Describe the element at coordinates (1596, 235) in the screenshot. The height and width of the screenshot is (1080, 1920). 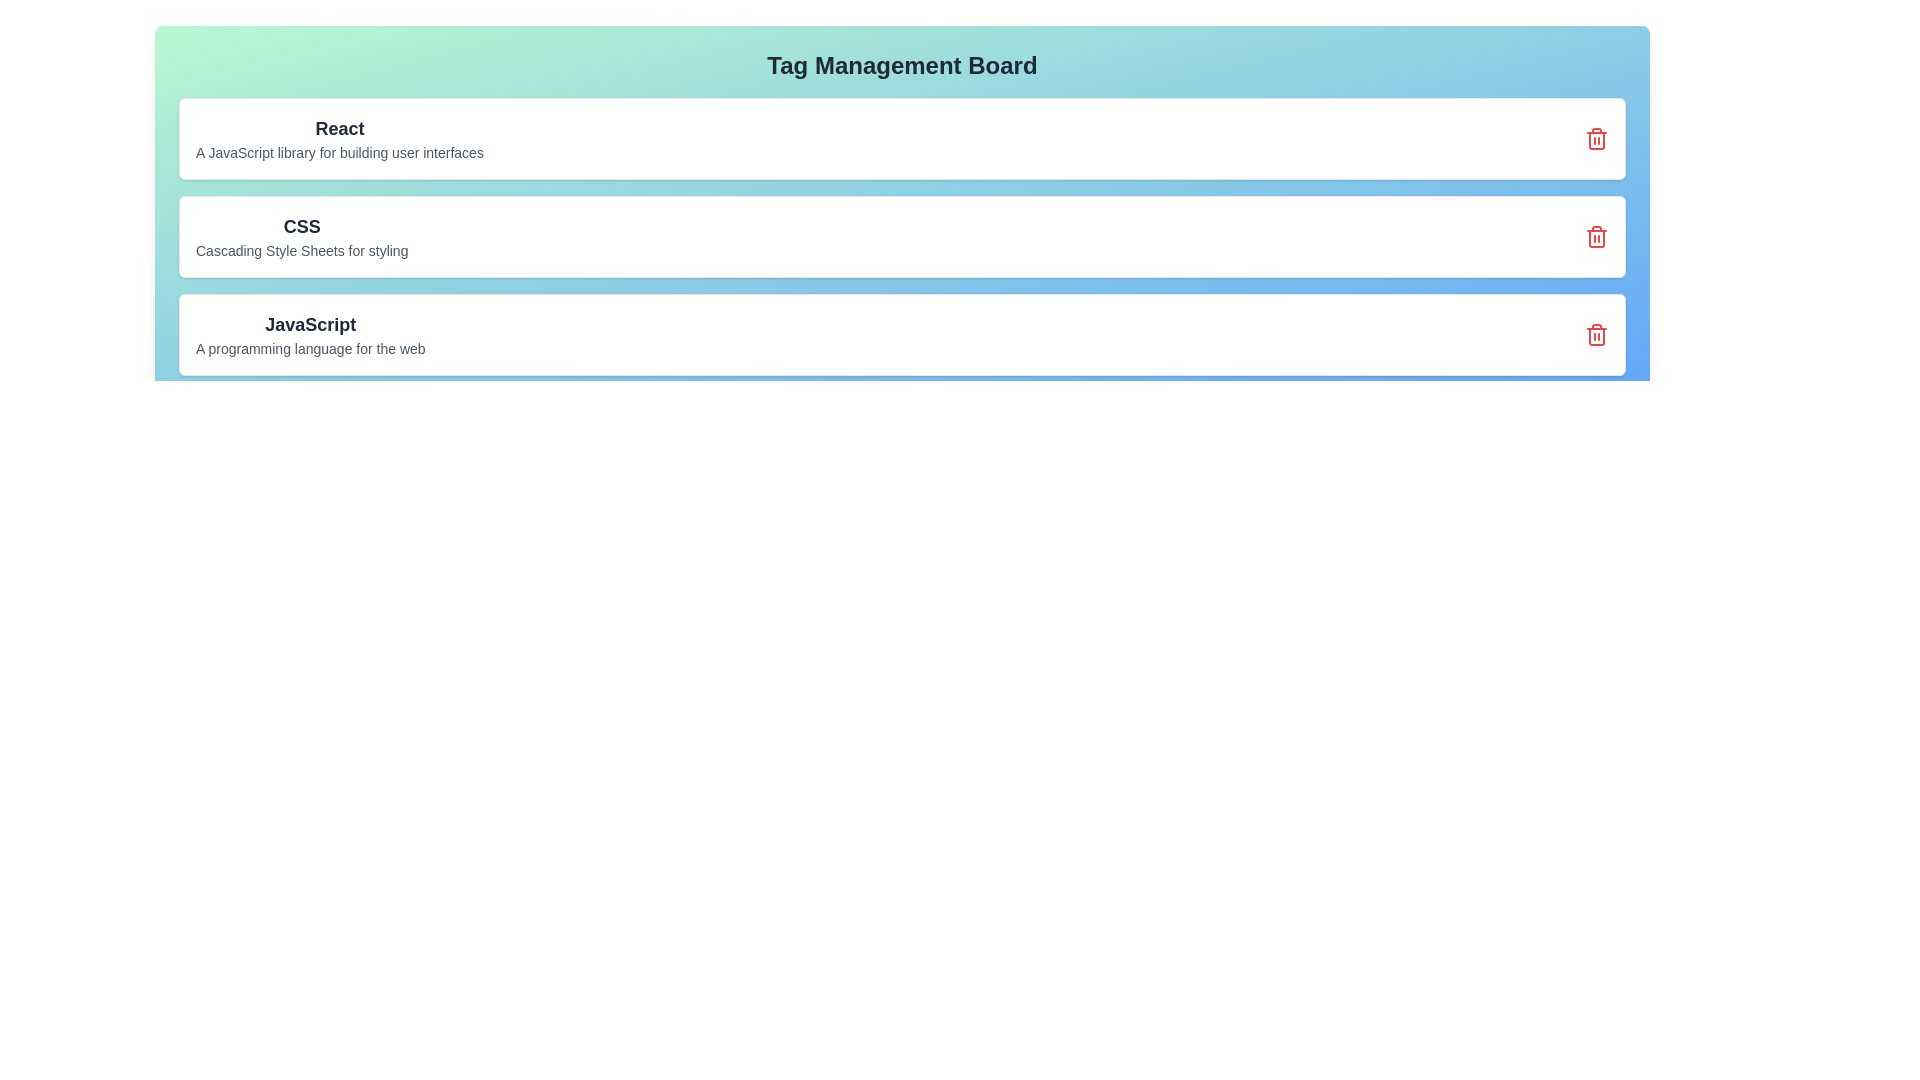
I see `delete button corresponding to the tag CSS to remove it` at that location.